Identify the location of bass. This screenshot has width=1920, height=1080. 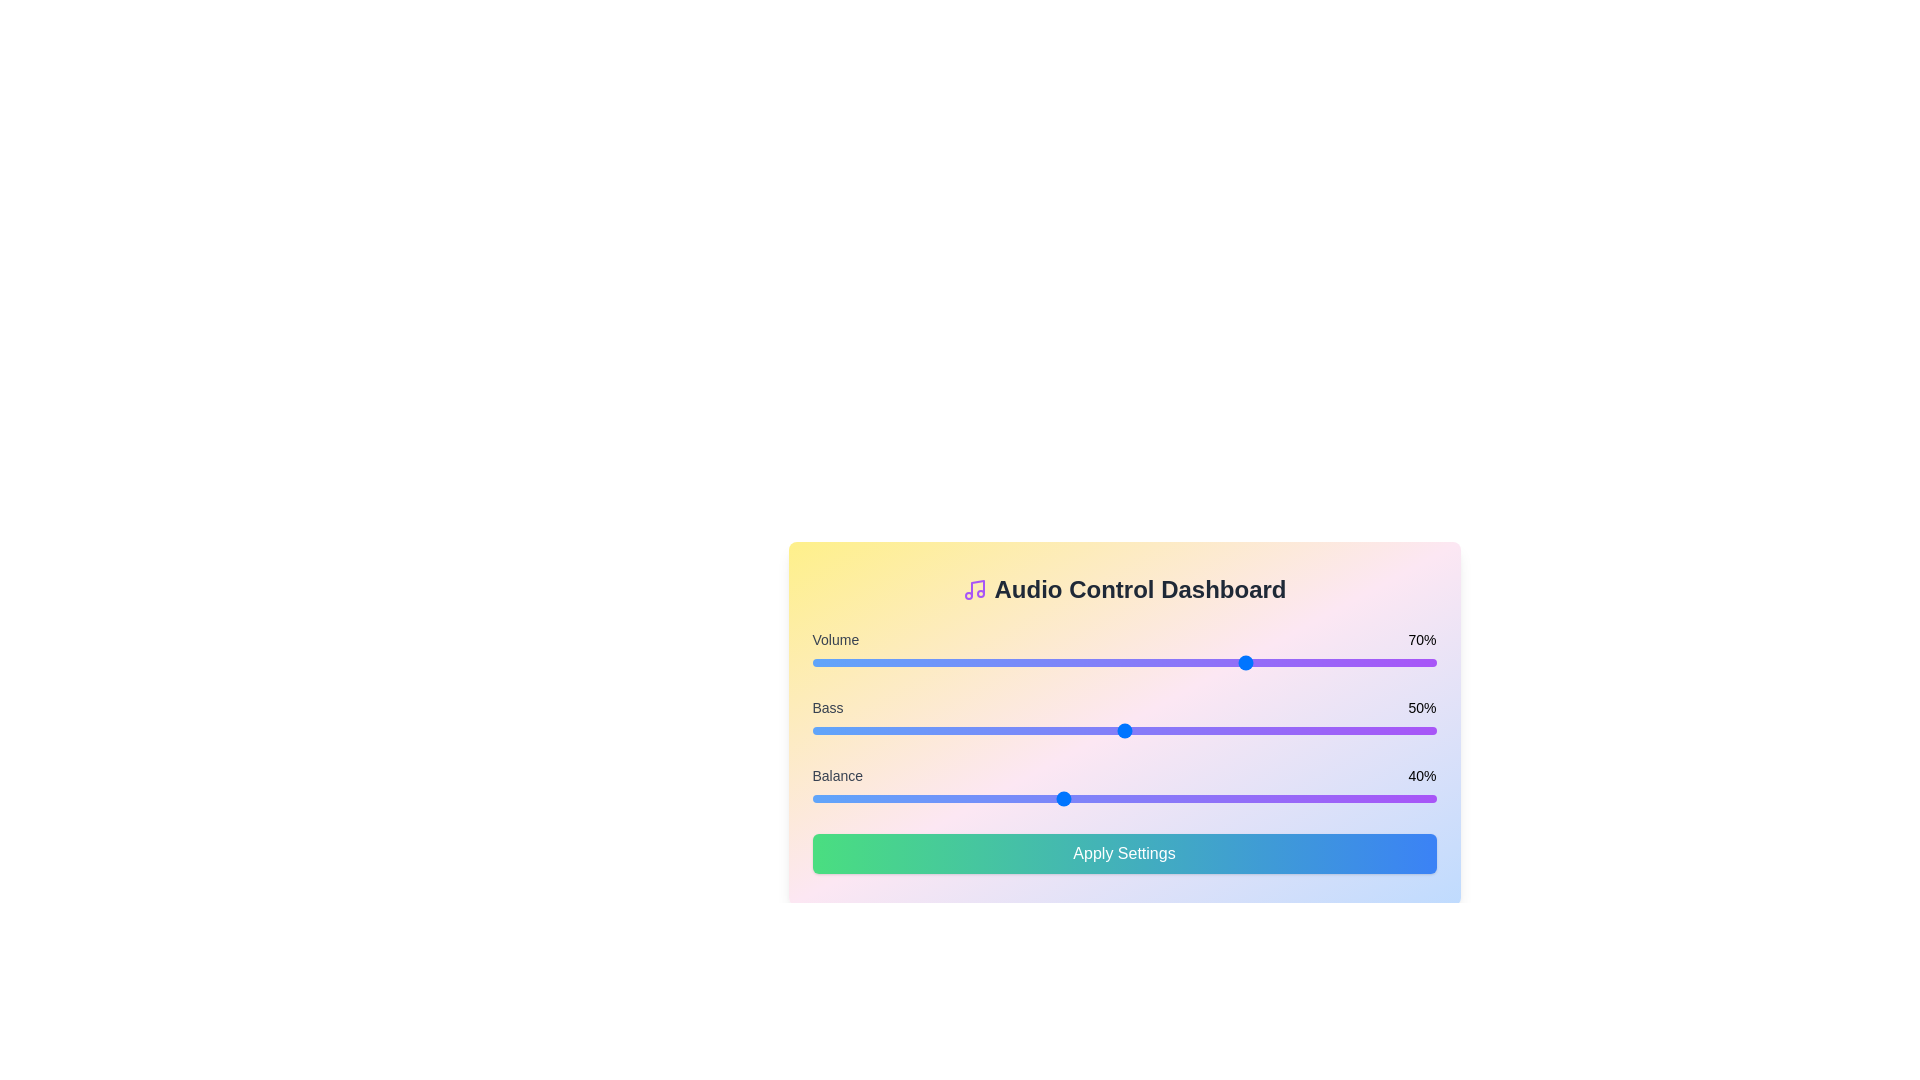
(1379, 731).